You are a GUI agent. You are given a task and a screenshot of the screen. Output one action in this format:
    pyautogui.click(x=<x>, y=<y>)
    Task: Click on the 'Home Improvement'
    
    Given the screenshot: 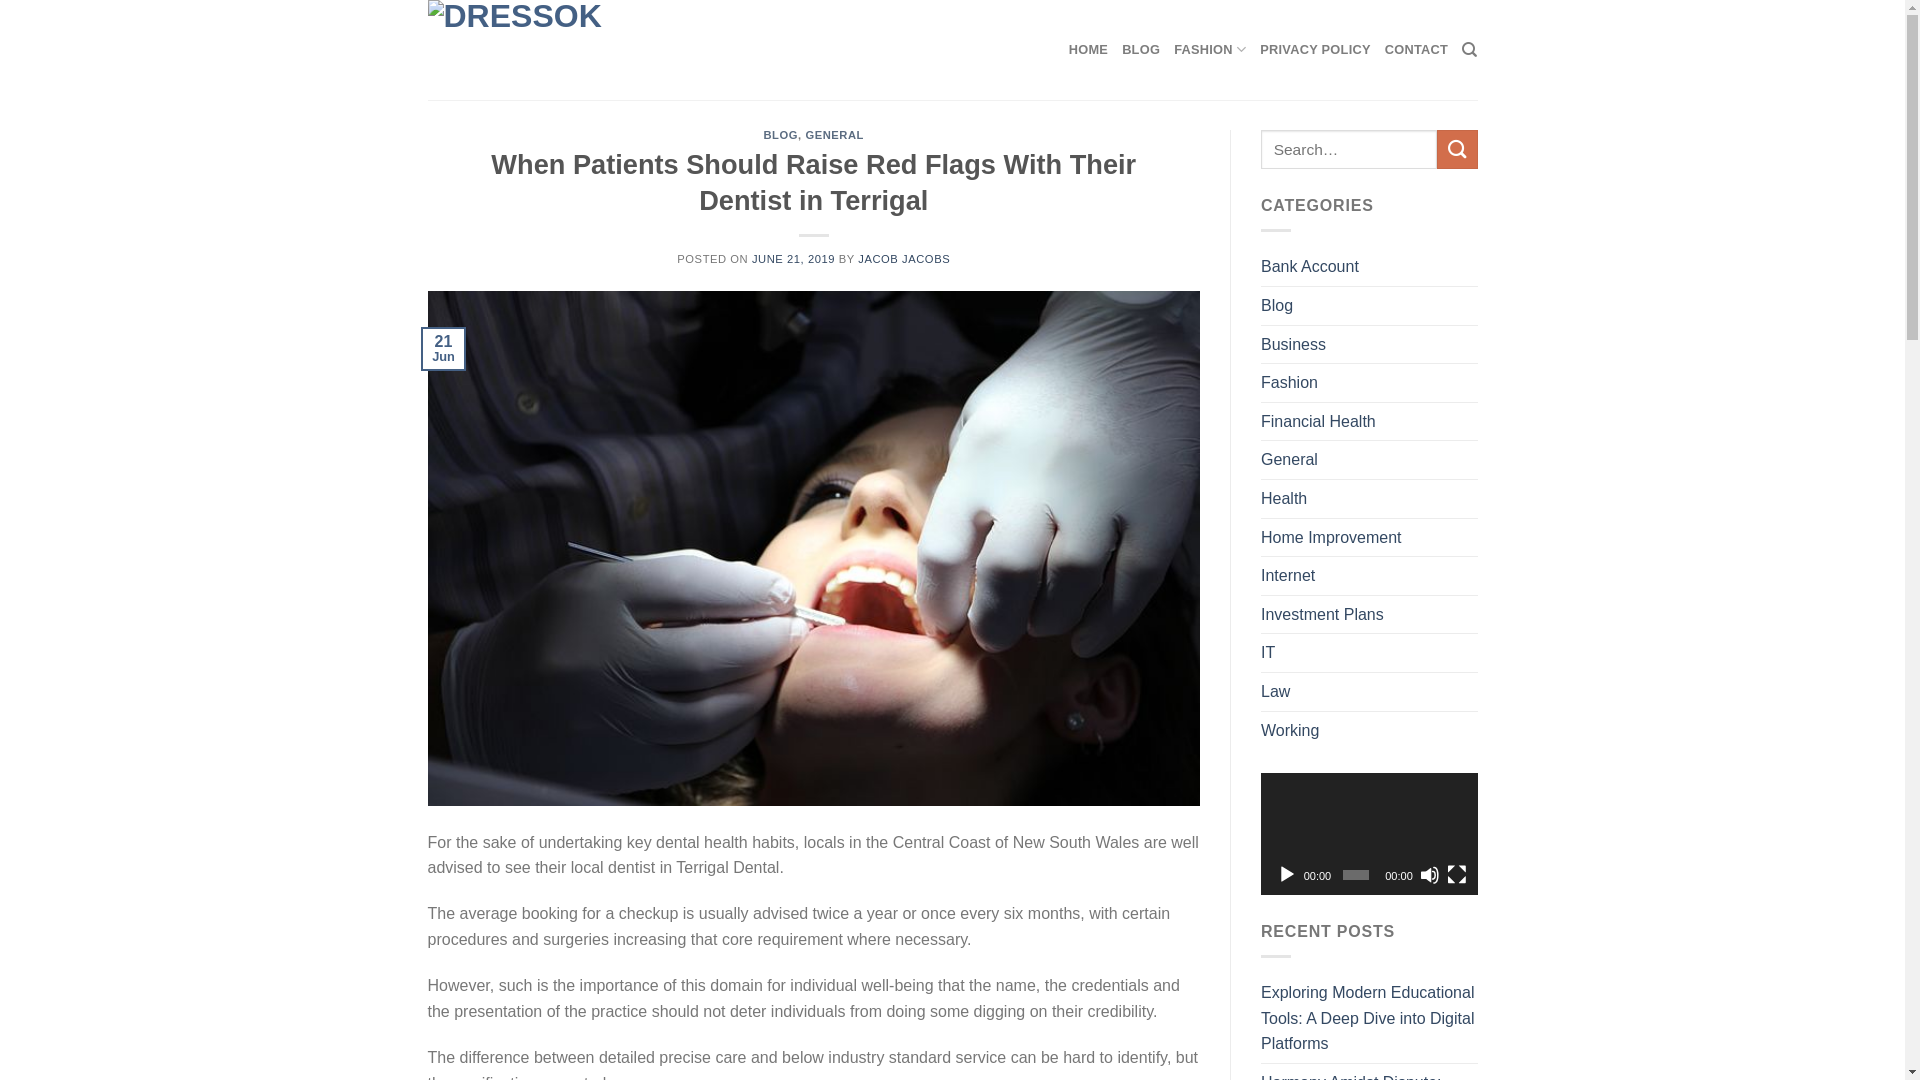 What is the action you would take?
    pyautogui.click(x=1331, y=536)
    